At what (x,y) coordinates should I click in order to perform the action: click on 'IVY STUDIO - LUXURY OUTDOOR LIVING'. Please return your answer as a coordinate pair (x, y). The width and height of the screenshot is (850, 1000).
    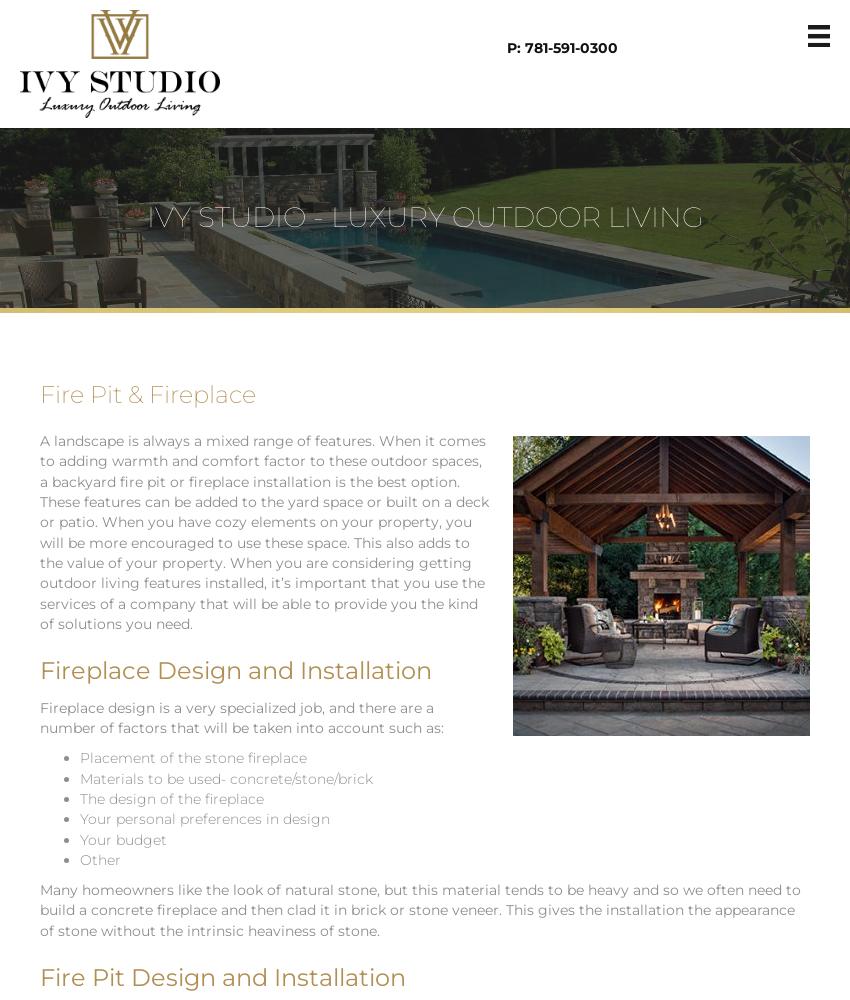
    Looking at the image, I should click on (424, 216).